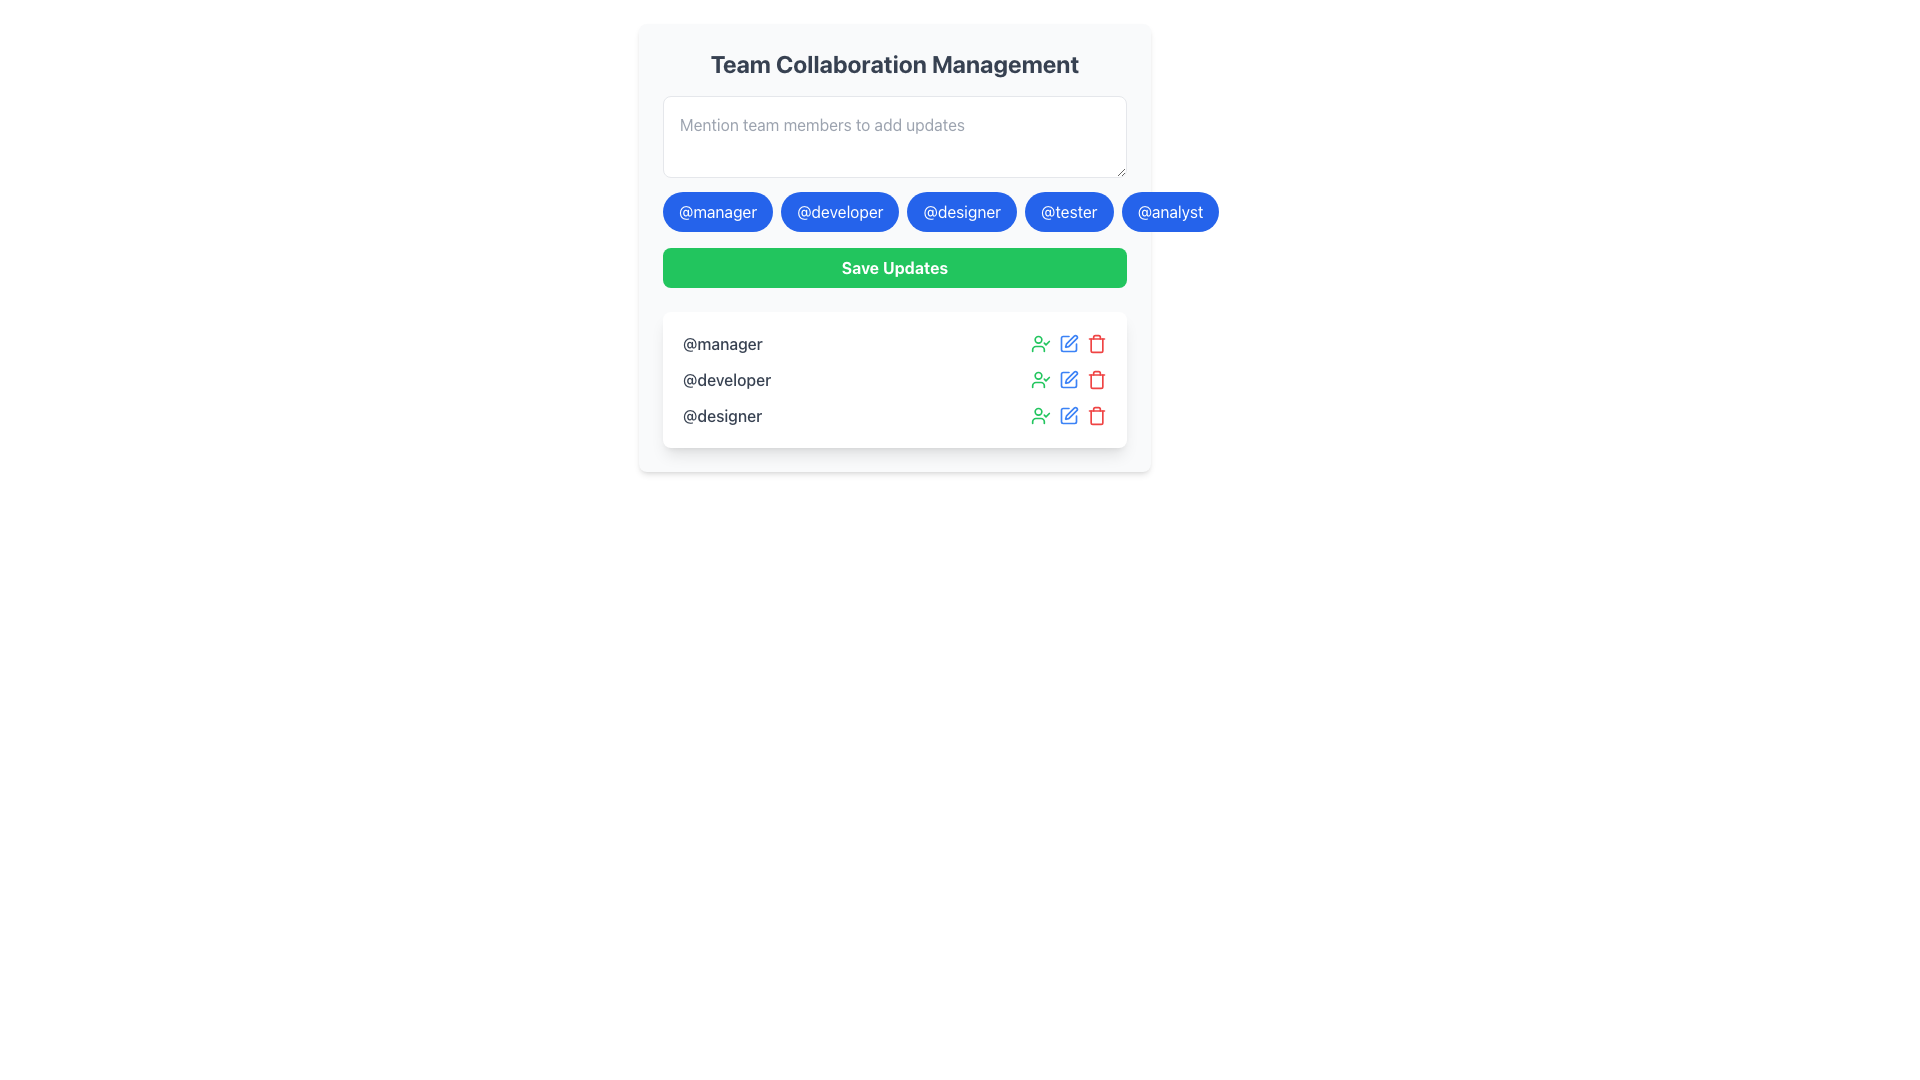 The width and height of the screenshot is (1920, 1080). What do you see at coordinates (726, 380) in the screenshot?
I see `text of the second text label in the vertical list, which identifies a team member and is centrally aligned under the '@manager' item` at bounding box center [726, 380].